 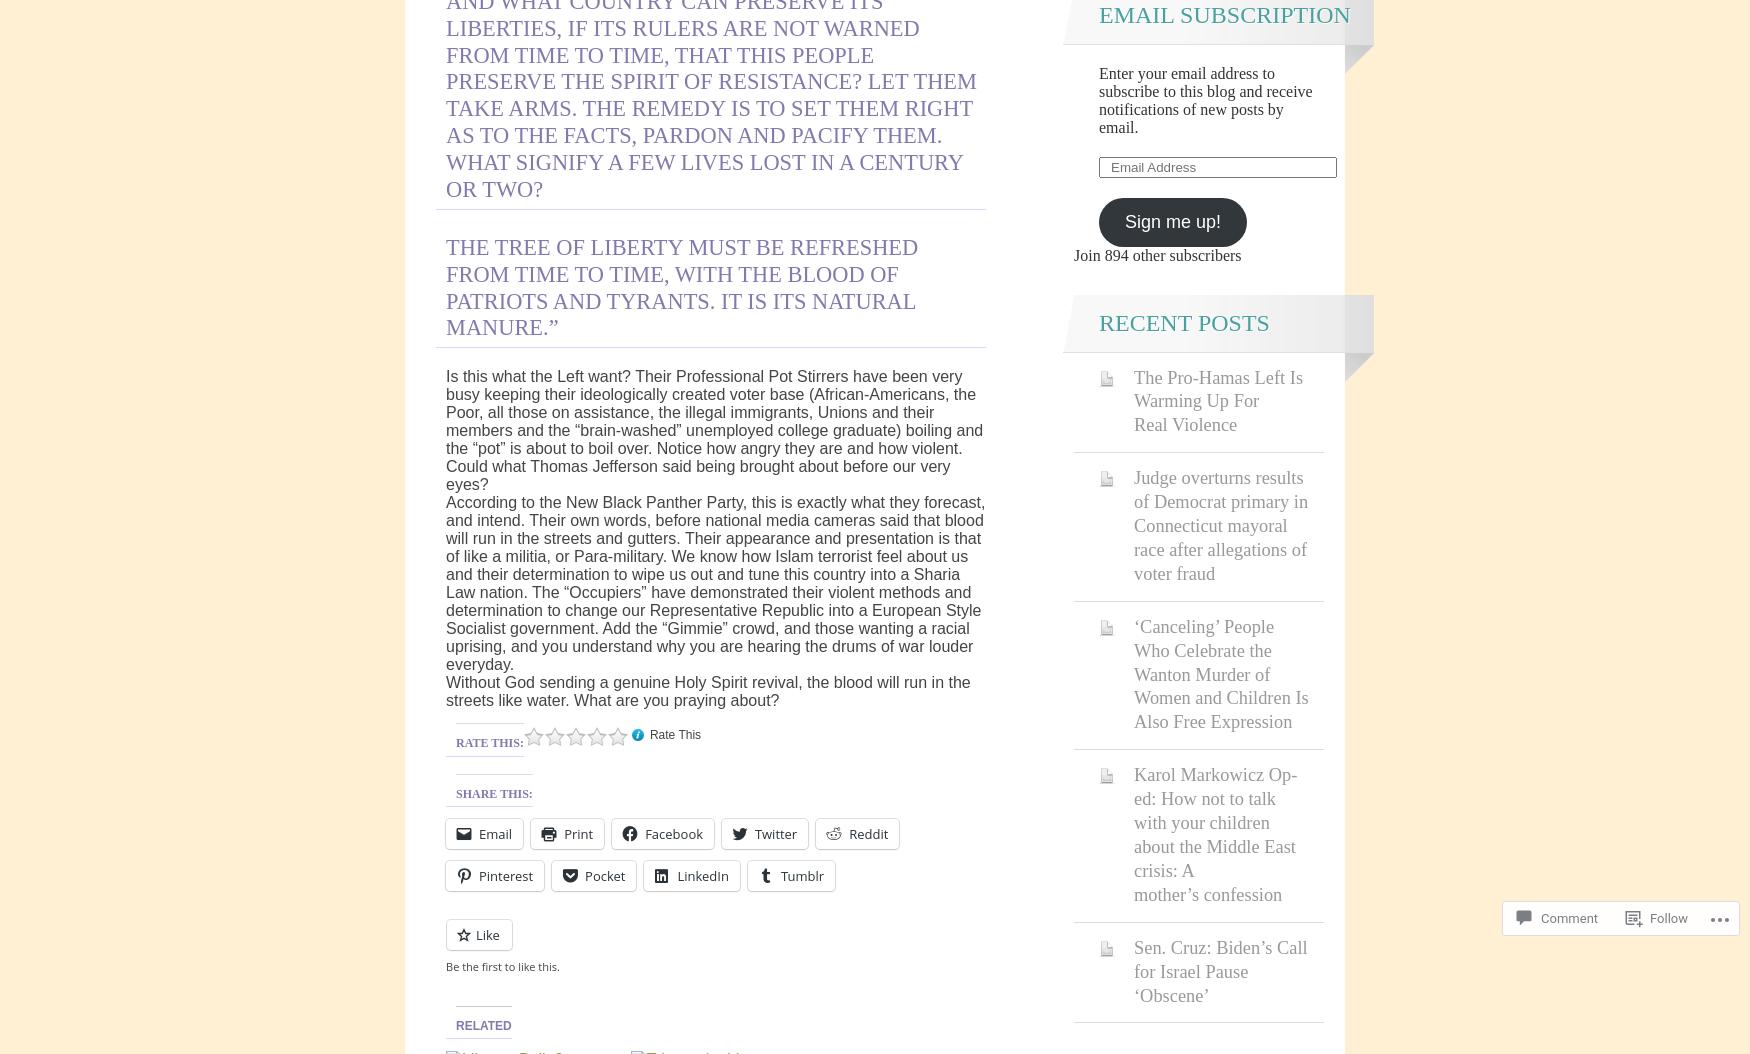 What do you see at coordinates (1220, 524) in the screenshot?
I see `'Judge overturns results of Democrat primary in Connecticut mayoral race after allegations of voter fraud'` at bounding box center [1220, 524].